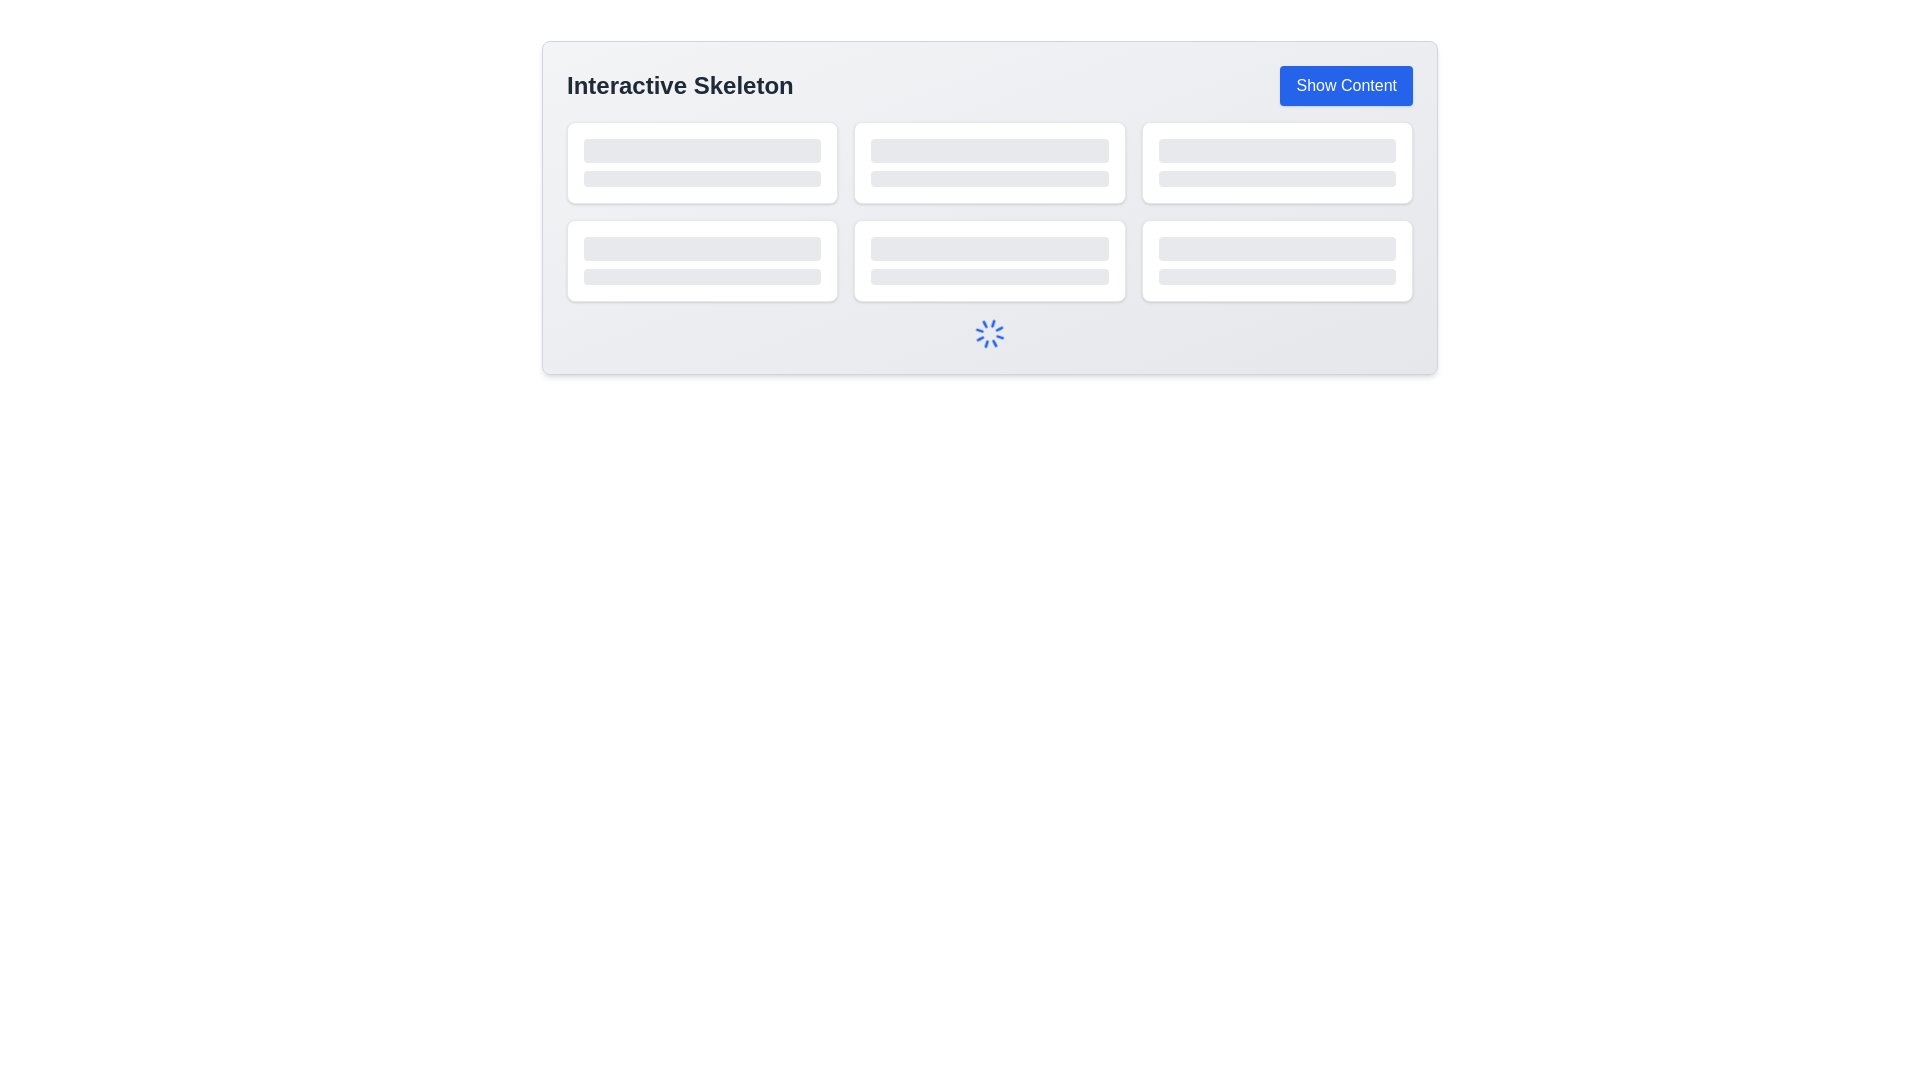 The height and width of the screenshot is (1080, 1920). I want to click on the horizontal rectangle placeholder or loading skeleton element, which has a gray background and rounded ends, positioned centrally below a taller sibling element, so click(1276, 177).